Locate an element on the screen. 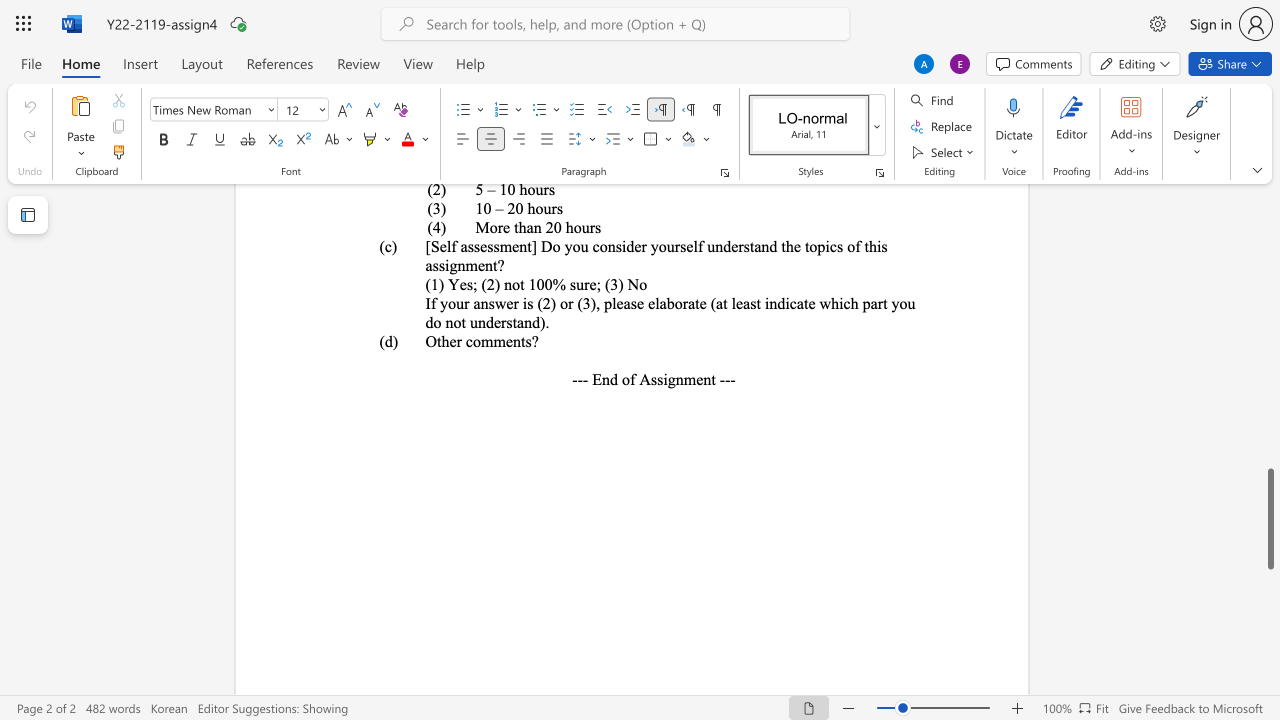  the scrollbar to slide the page up is located at coordinates (1269, 390).